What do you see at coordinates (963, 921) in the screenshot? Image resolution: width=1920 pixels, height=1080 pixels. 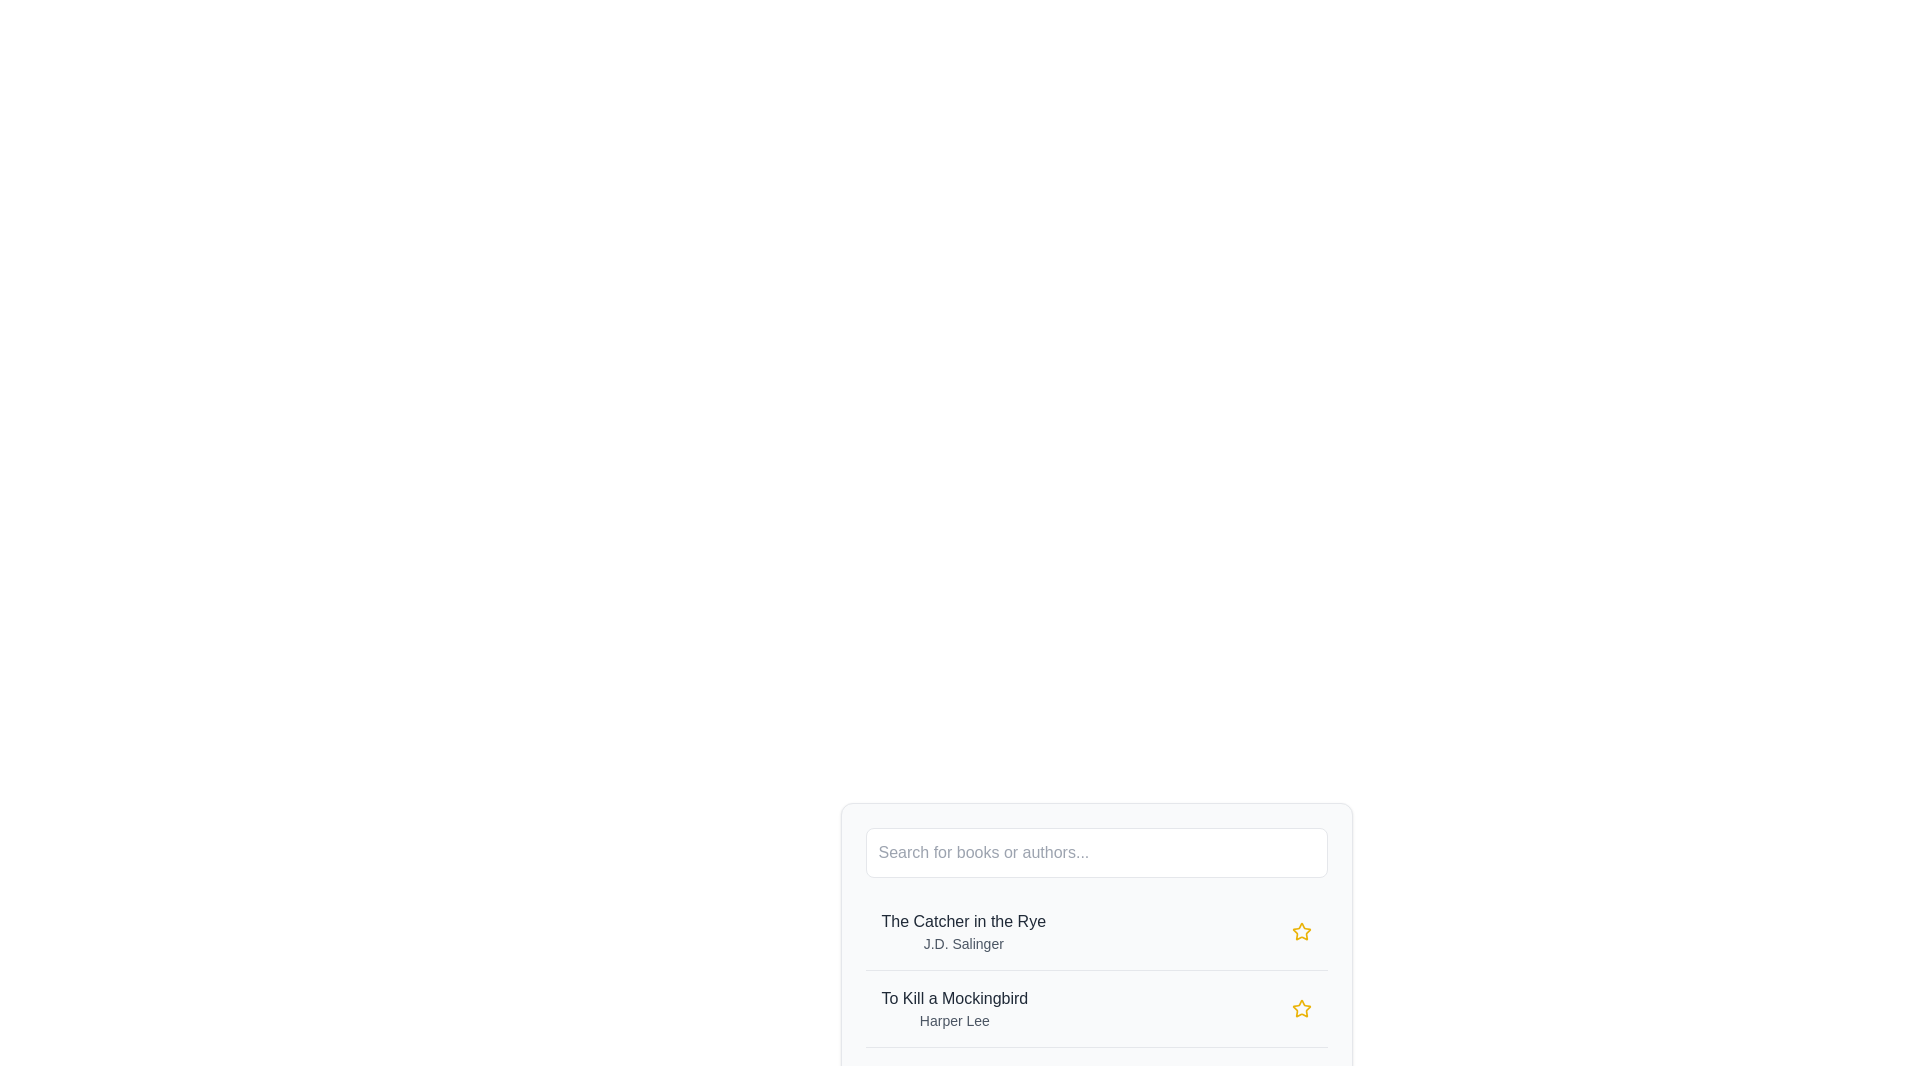 I see `the label representing the title of a book, located above the author's name 'J.D. Salinger' in the book list entry` at bounding box center [963, 921].